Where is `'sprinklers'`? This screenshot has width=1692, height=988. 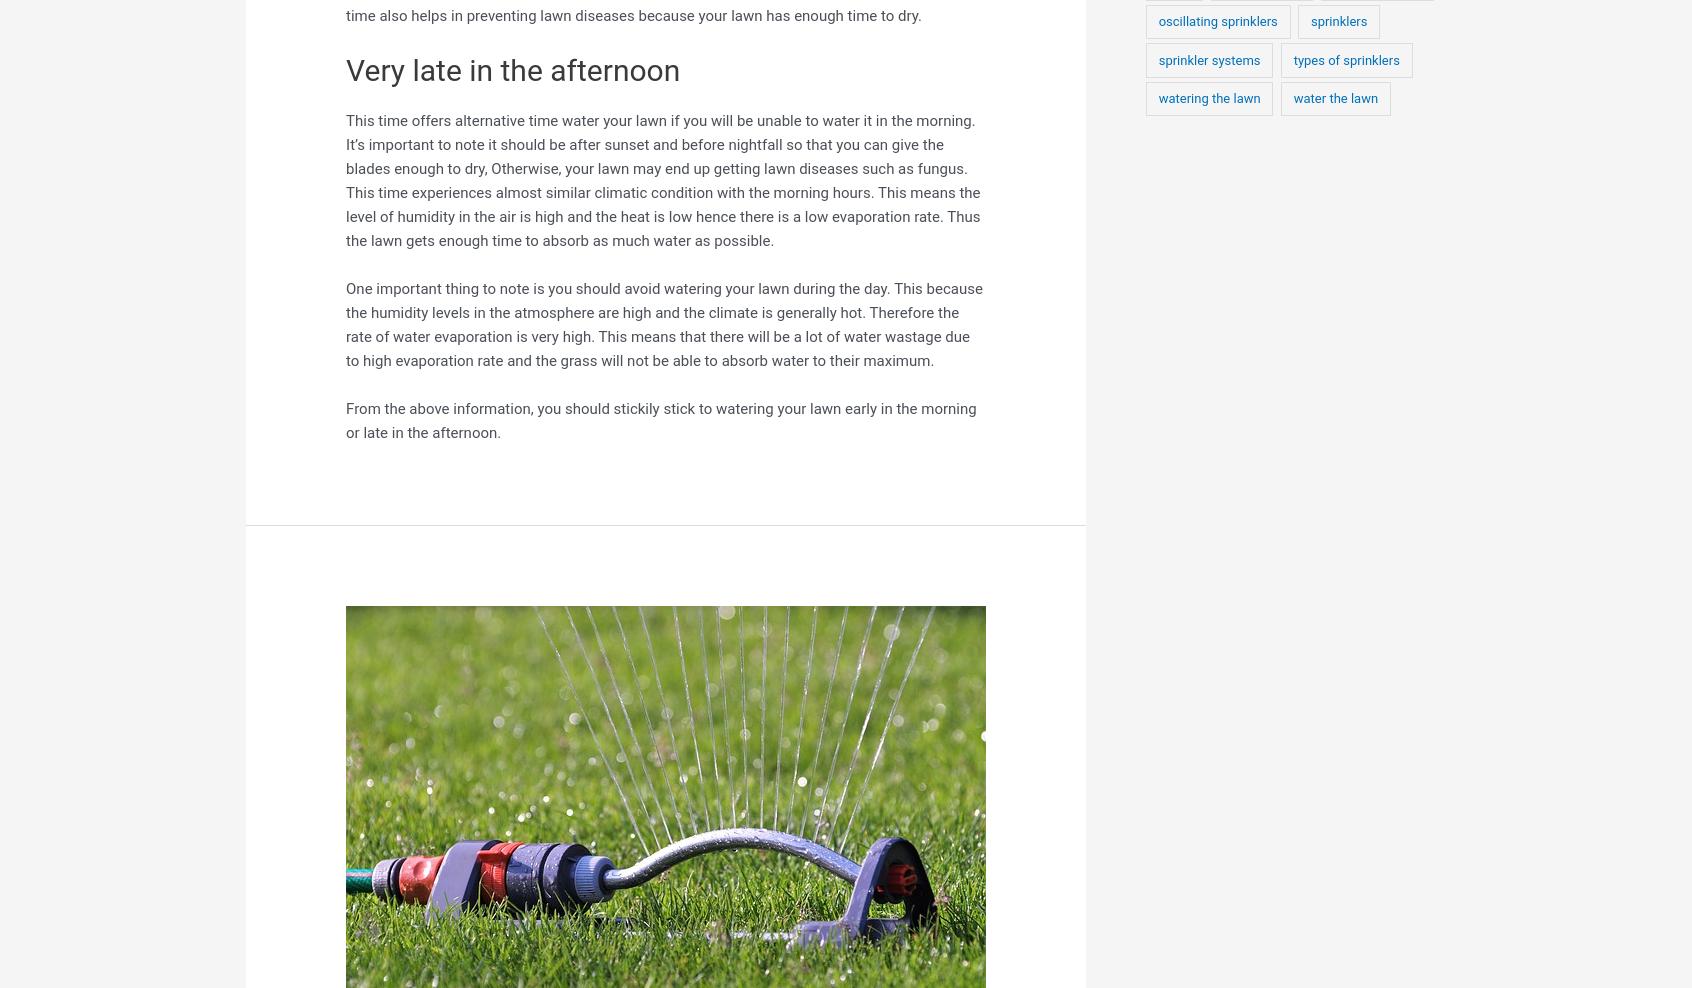 'sprinklers' is located at coordinates (1308, 20).